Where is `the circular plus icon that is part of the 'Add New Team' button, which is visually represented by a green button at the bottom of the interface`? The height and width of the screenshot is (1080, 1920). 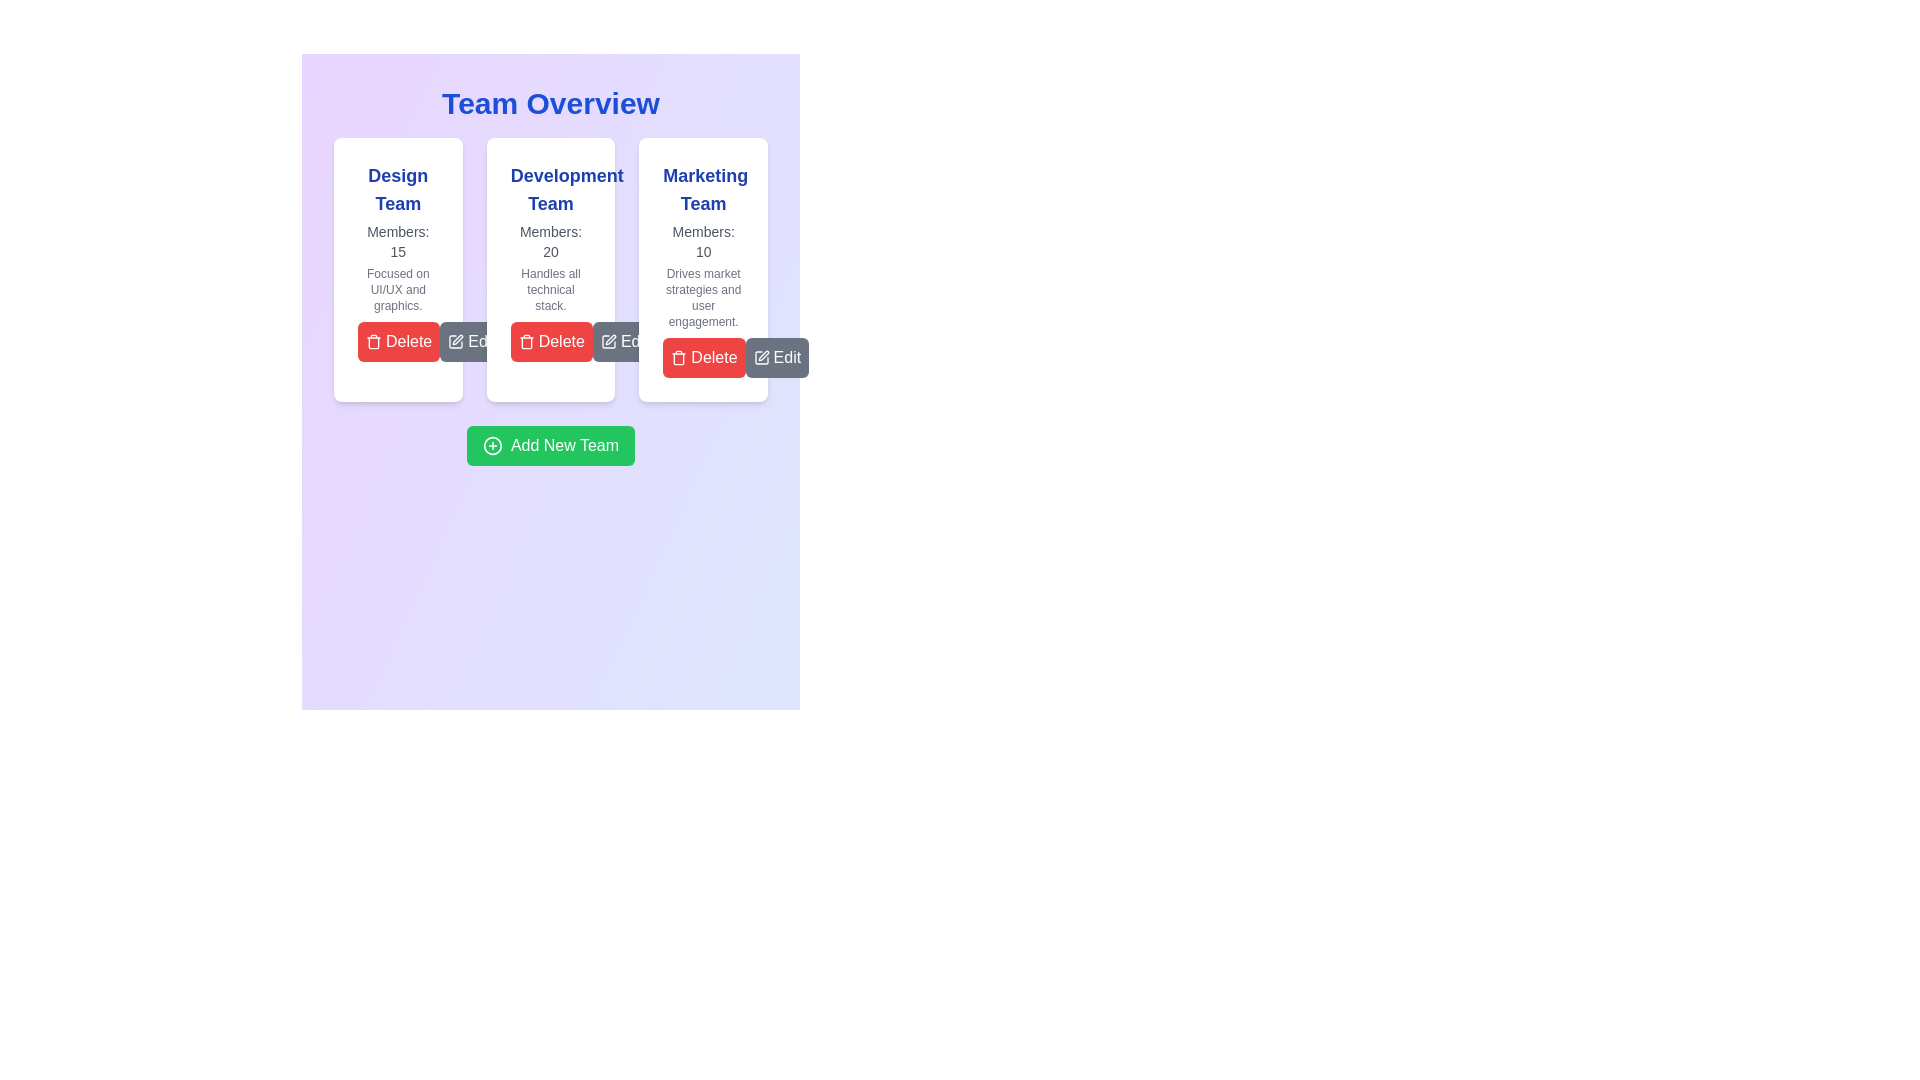 the circular plus icon that is part of the 'Add New Team' button, which is visually represented by a green button at the bottom of the interface is located at coordinates (492, 445).